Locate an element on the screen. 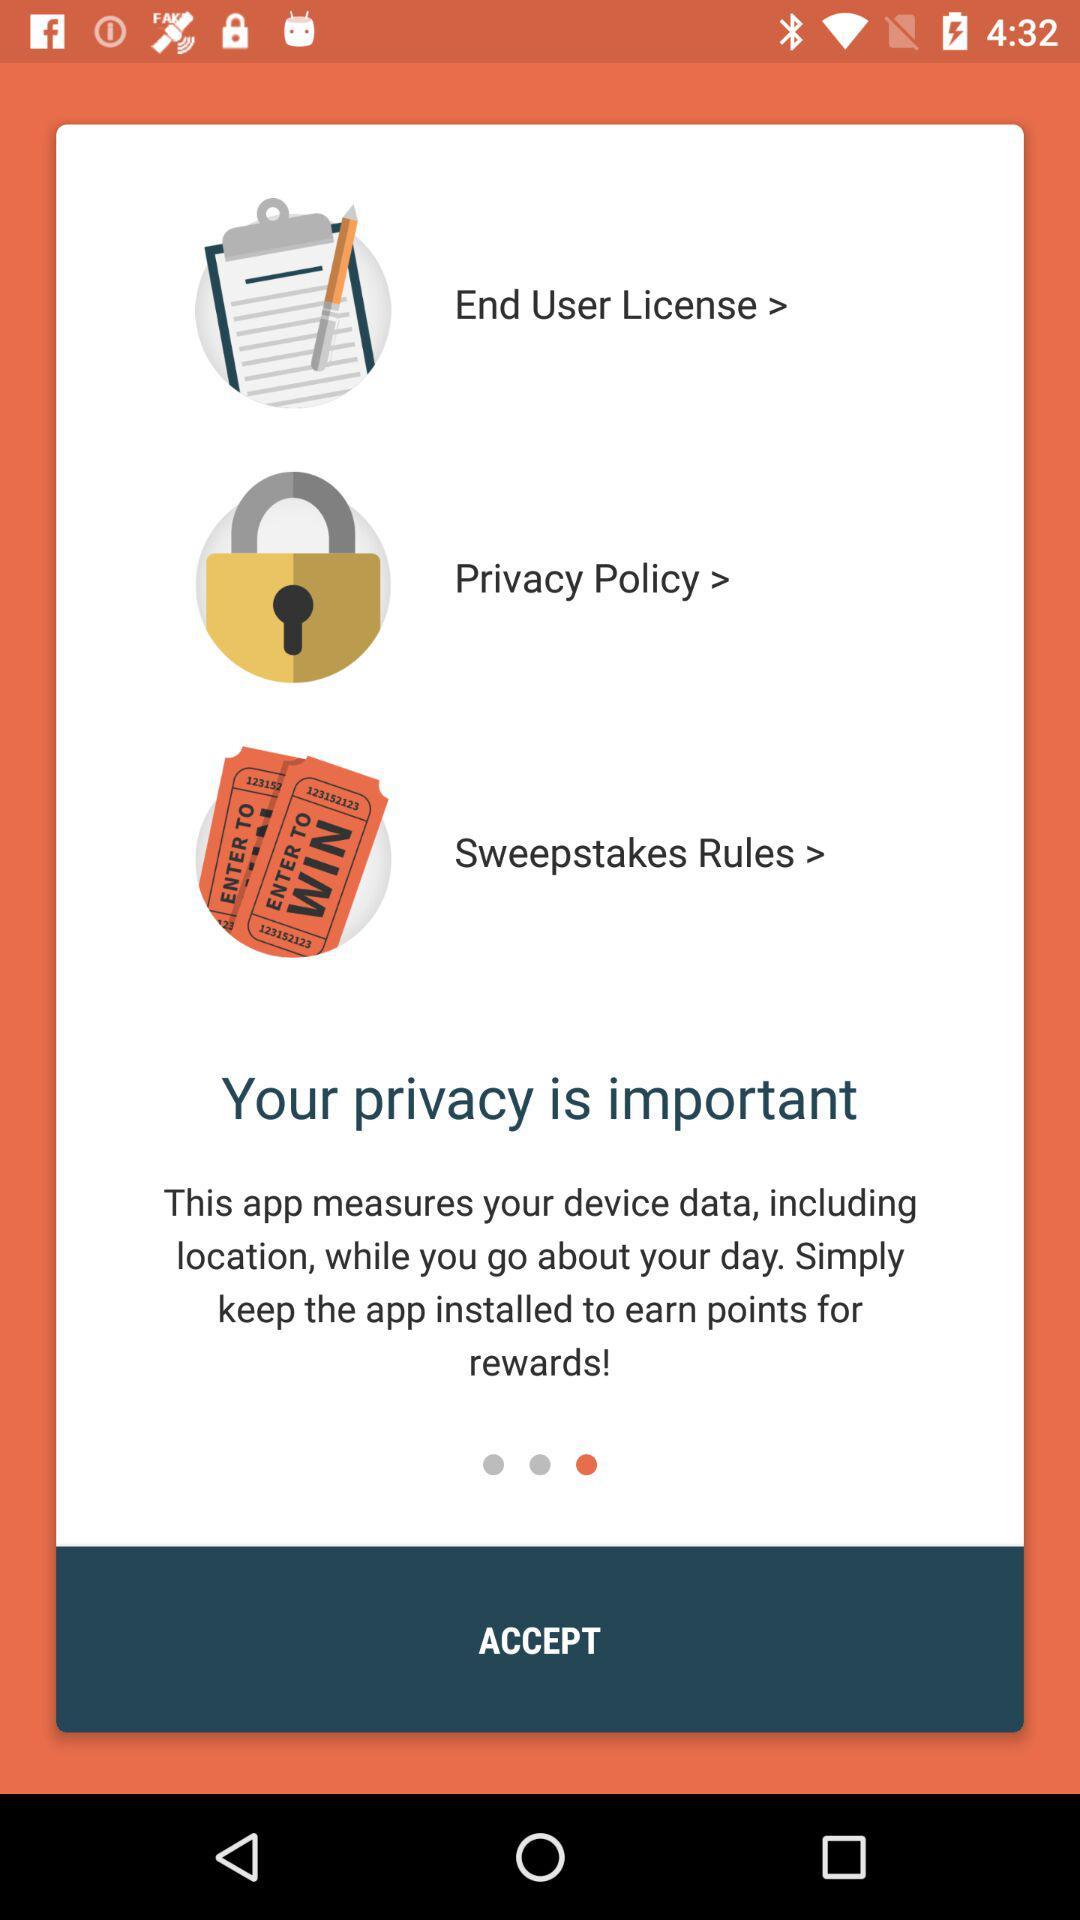 This screenshot has height=1920, width=1080. the item below the privacy policy > icon is located at coordinates (677, 851).